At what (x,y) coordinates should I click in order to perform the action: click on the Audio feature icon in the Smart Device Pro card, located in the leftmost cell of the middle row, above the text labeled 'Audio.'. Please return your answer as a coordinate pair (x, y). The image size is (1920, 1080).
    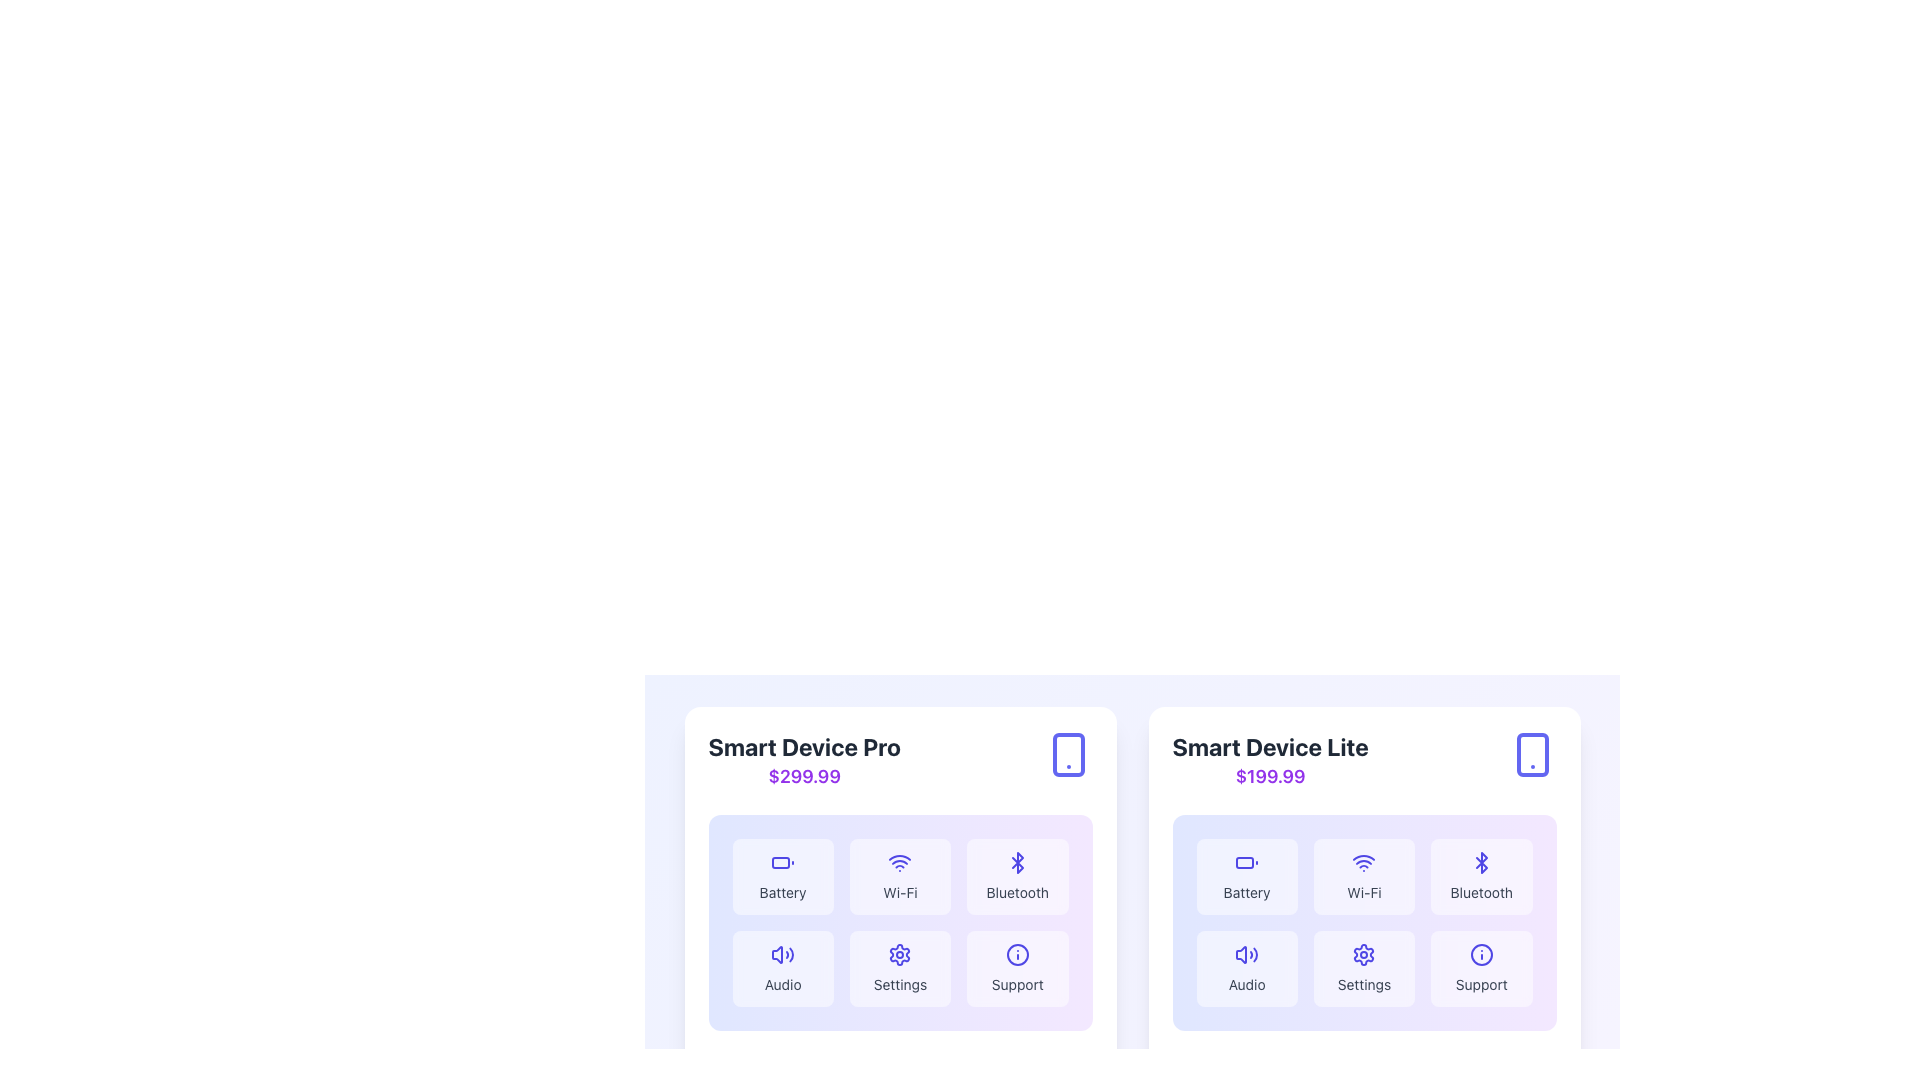
    Looking at the image, I should click on (782, 954).